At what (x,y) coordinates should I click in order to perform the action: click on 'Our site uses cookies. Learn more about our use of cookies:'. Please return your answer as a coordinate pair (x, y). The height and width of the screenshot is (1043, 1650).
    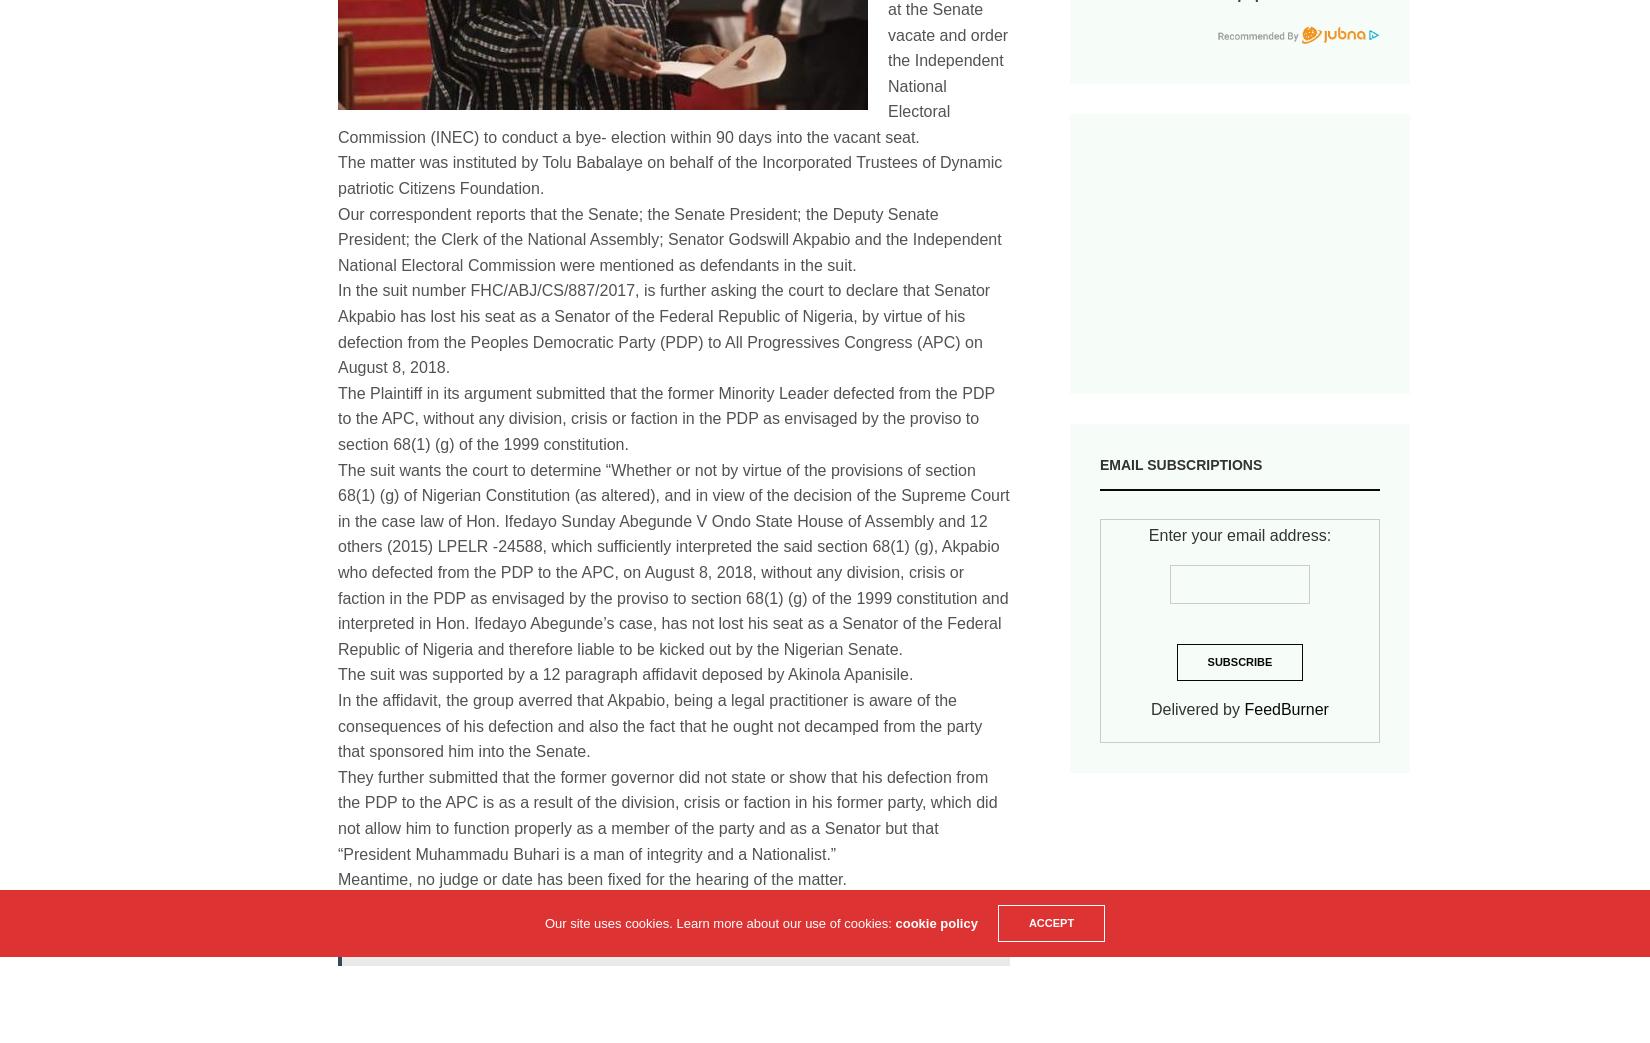
    Looking at the image, I should click on (718, 922).